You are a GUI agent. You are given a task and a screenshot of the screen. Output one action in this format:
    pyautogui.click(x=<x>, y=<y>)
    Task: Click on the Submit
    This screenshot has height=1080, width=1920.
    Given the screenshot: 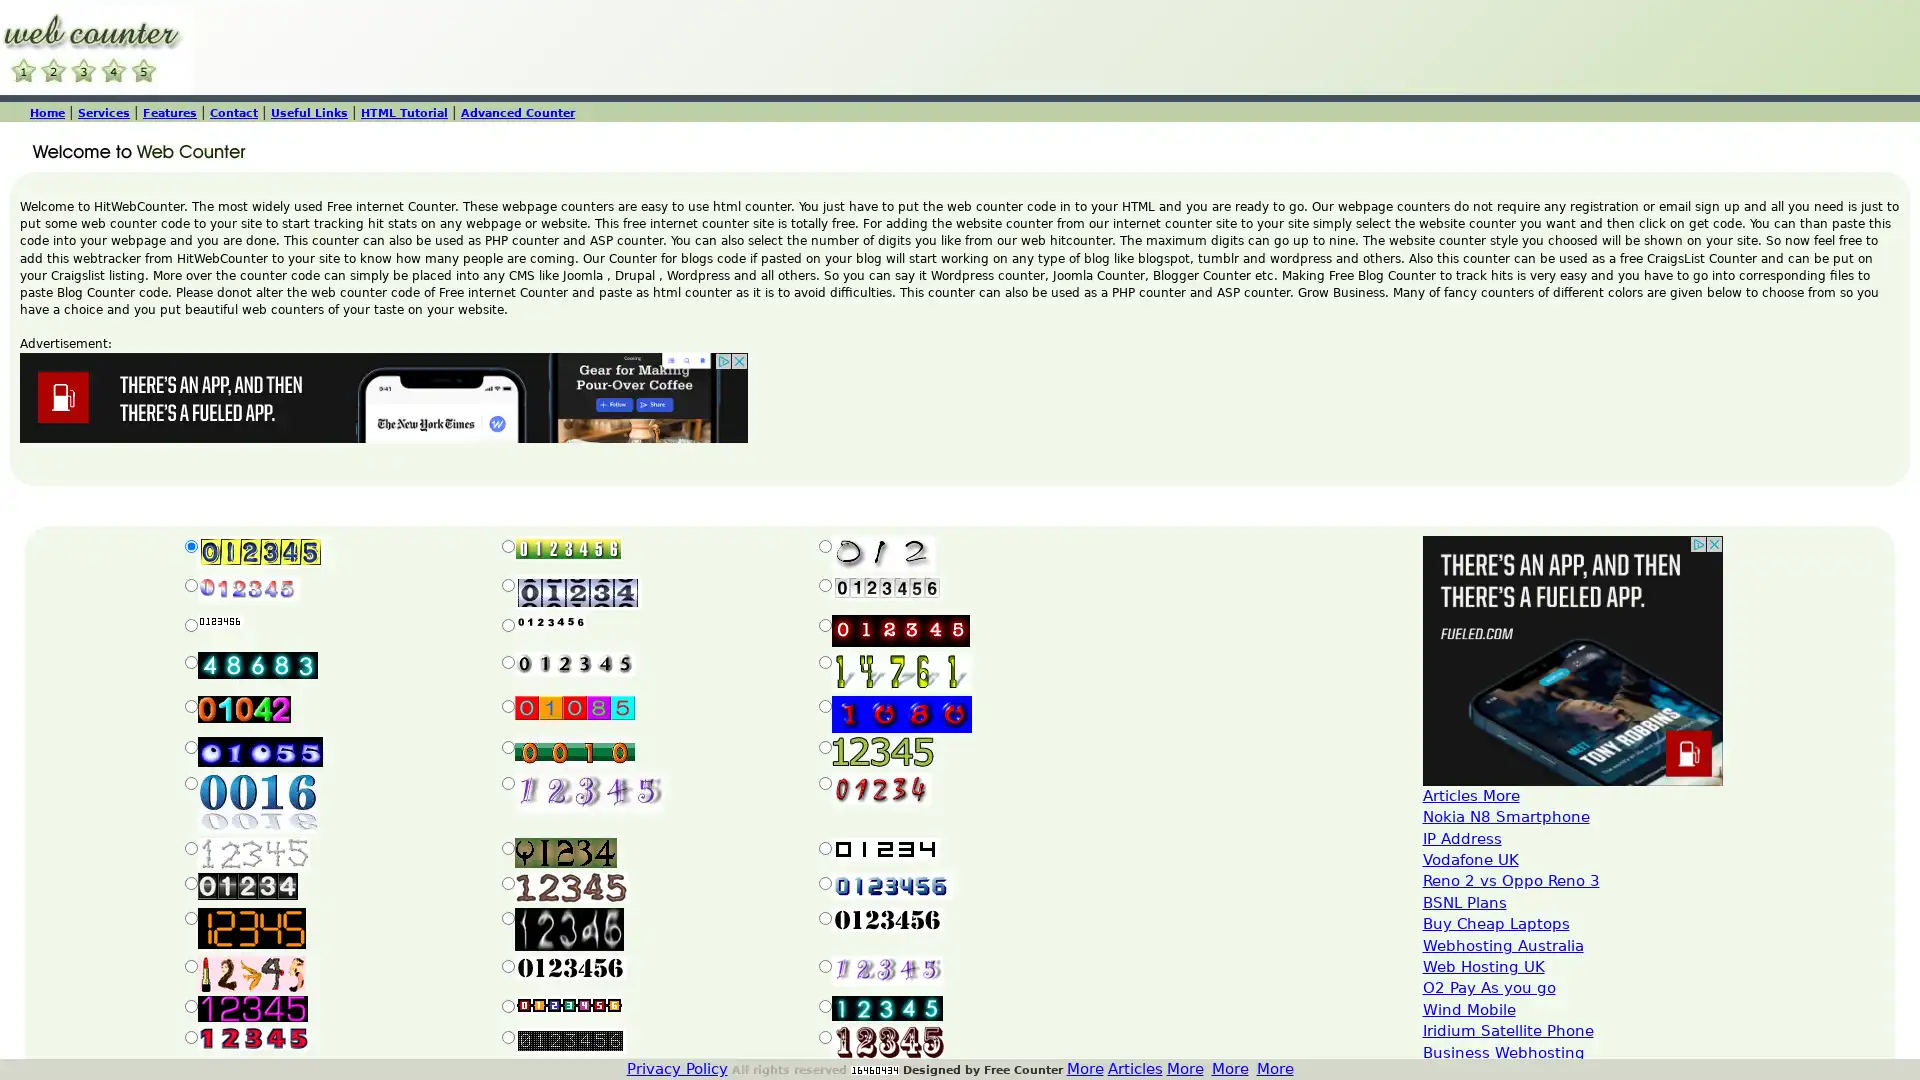 What is the action you would take?
    pyautogui.click(x=575, y=591)
    